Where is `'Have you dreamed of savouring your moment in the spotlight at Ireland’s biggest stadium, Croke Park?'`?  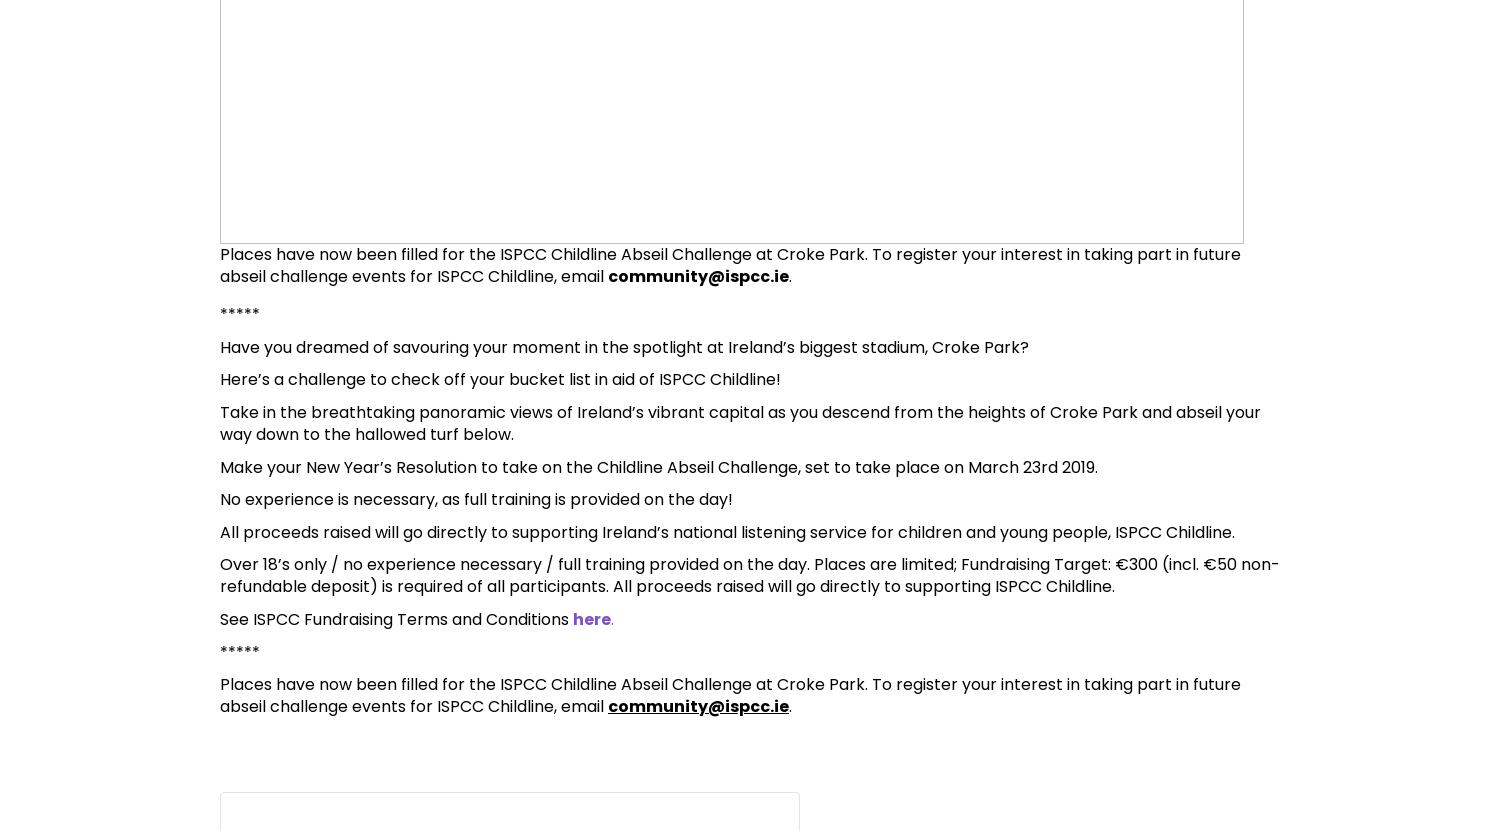
'Have you dreamed of savouring your moment in the spotlight at Ireland’s biggest stadium, Croke Park?' is located at coordinates (623, 345).